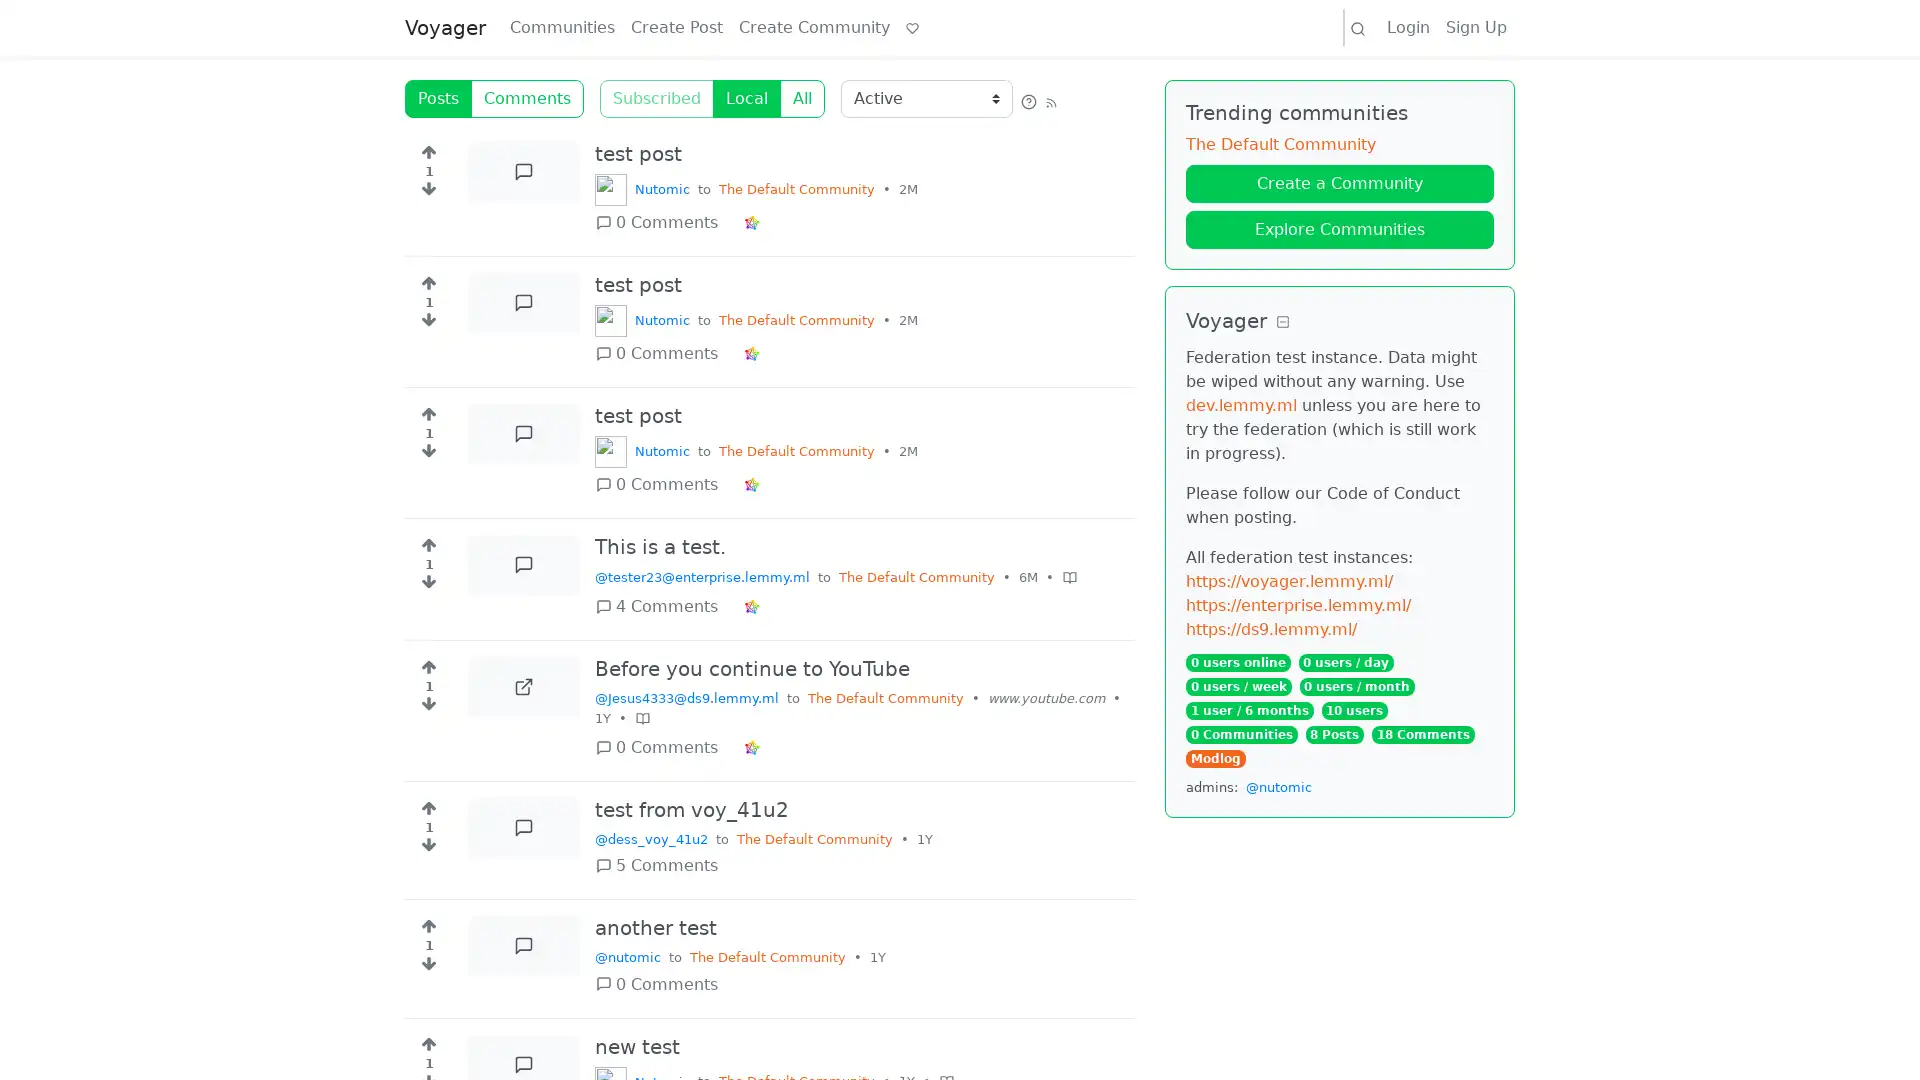 Image resolution: width=1920 pixels, height=1080 pixels. What do you see at coordinates (427, 663) in the screenshot?
I see `Upvote` at bounding box center [427, 663].